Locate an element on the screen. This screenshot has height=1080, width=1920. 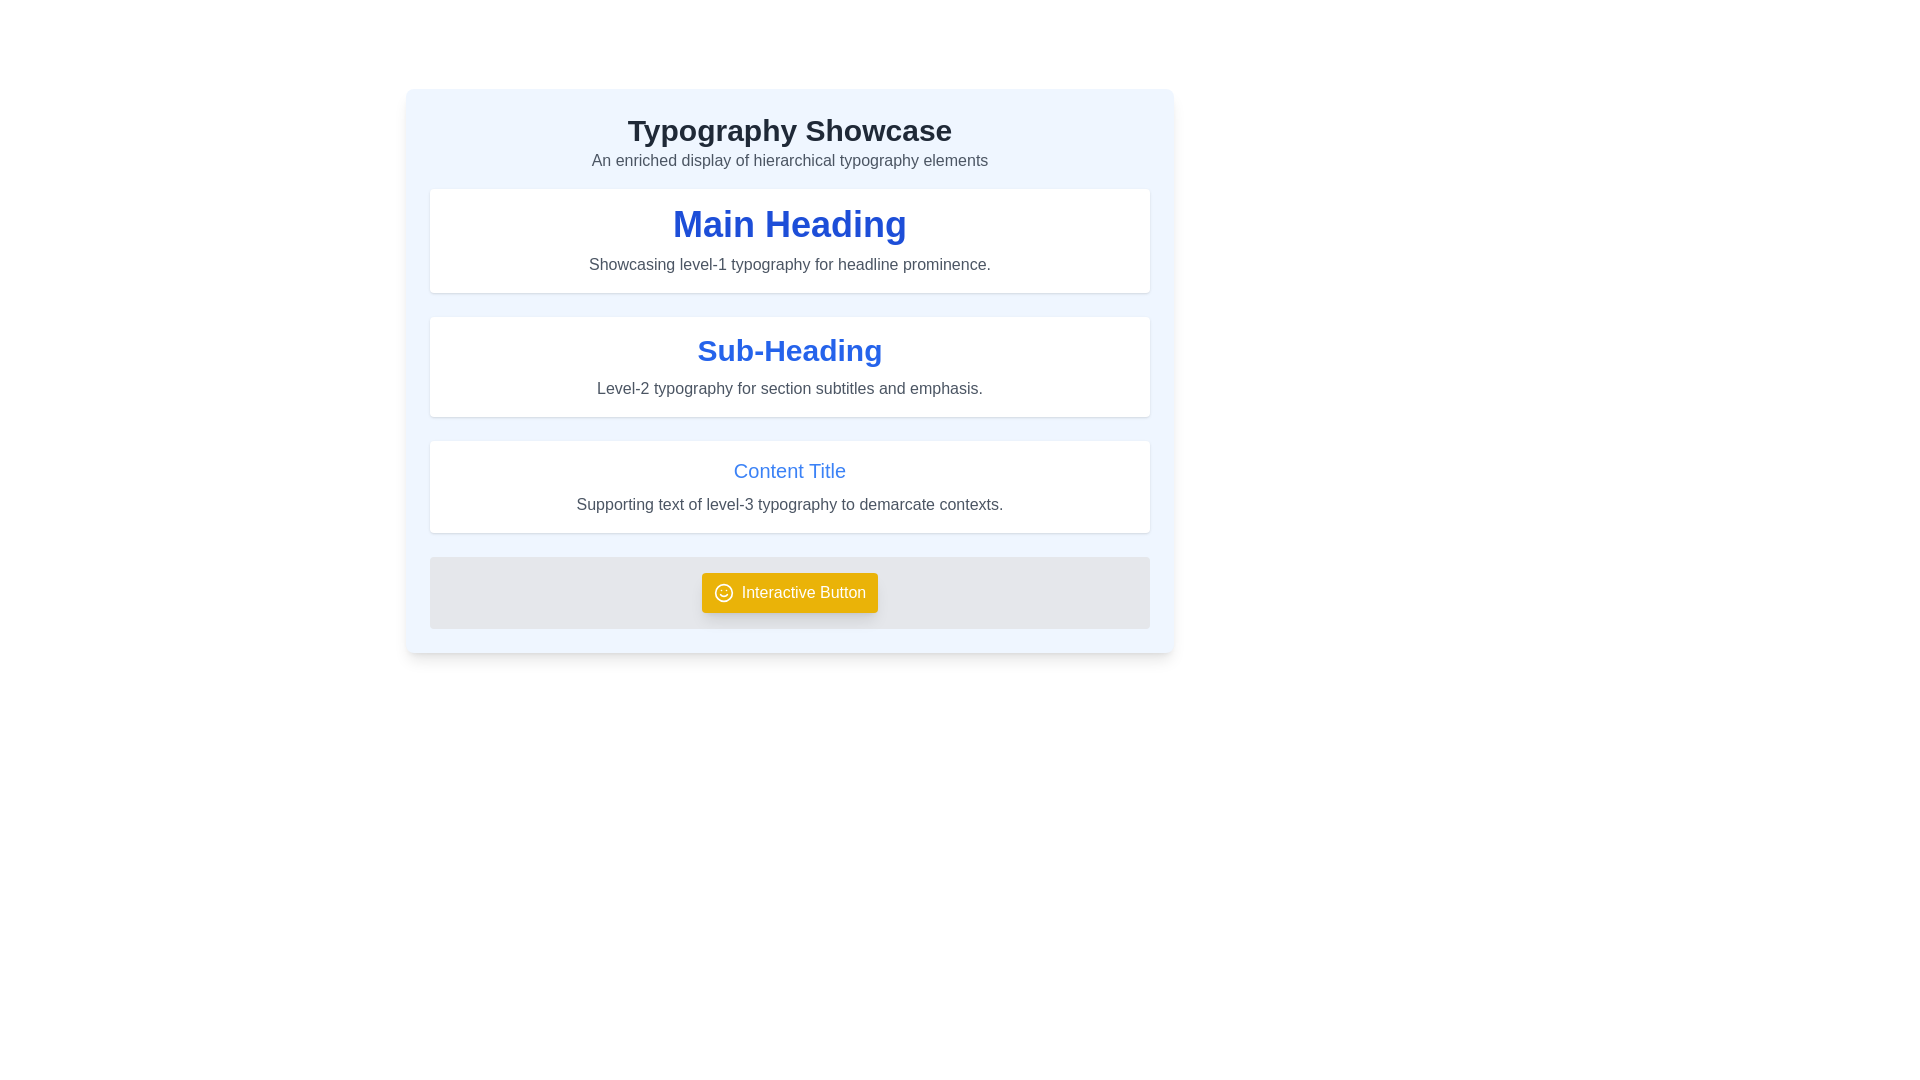
textual information of the descriptive label that reads 'Showcasing level-1 typography for headline prominence.' positioned below the main heading is located at coordinates (789, 264).